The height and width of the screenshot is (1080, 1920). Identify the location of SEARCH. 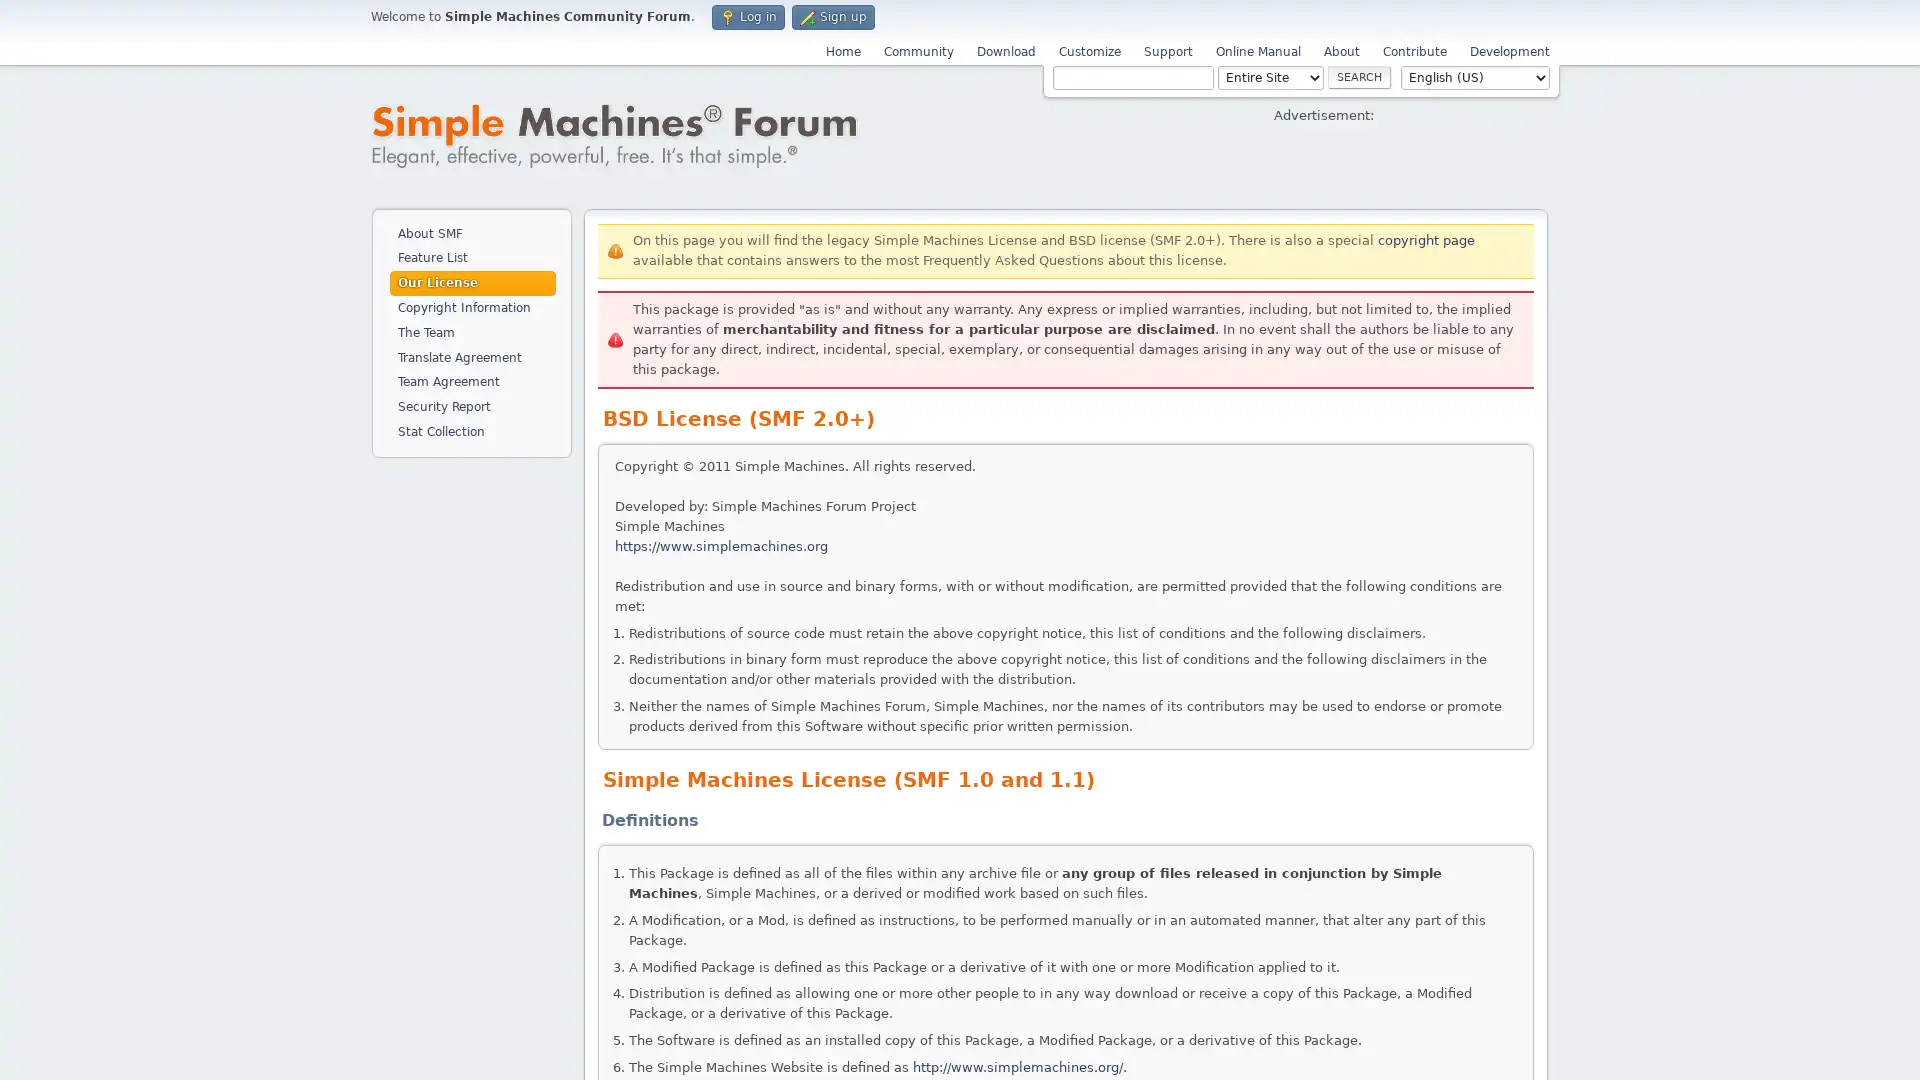
(1359, 76).